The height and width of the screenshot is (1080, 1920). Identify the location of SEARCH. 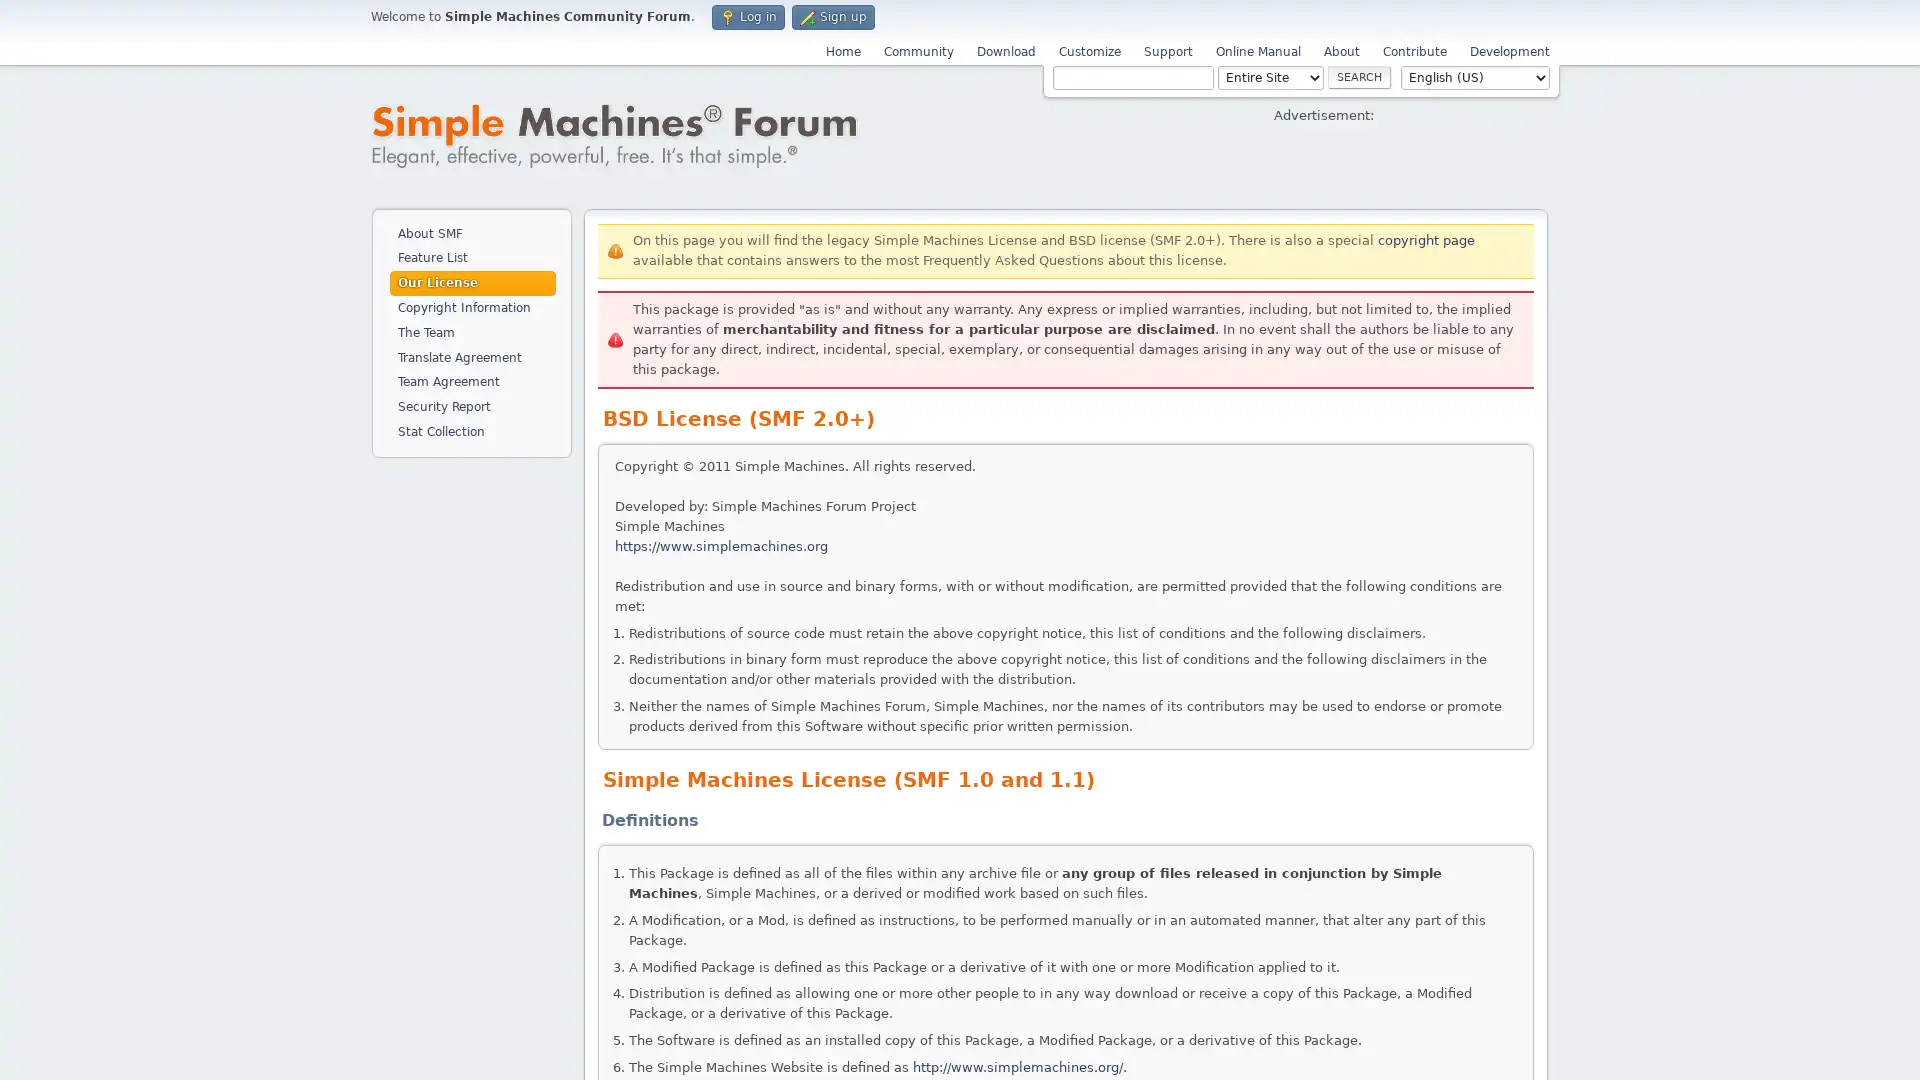
(1359, 76).